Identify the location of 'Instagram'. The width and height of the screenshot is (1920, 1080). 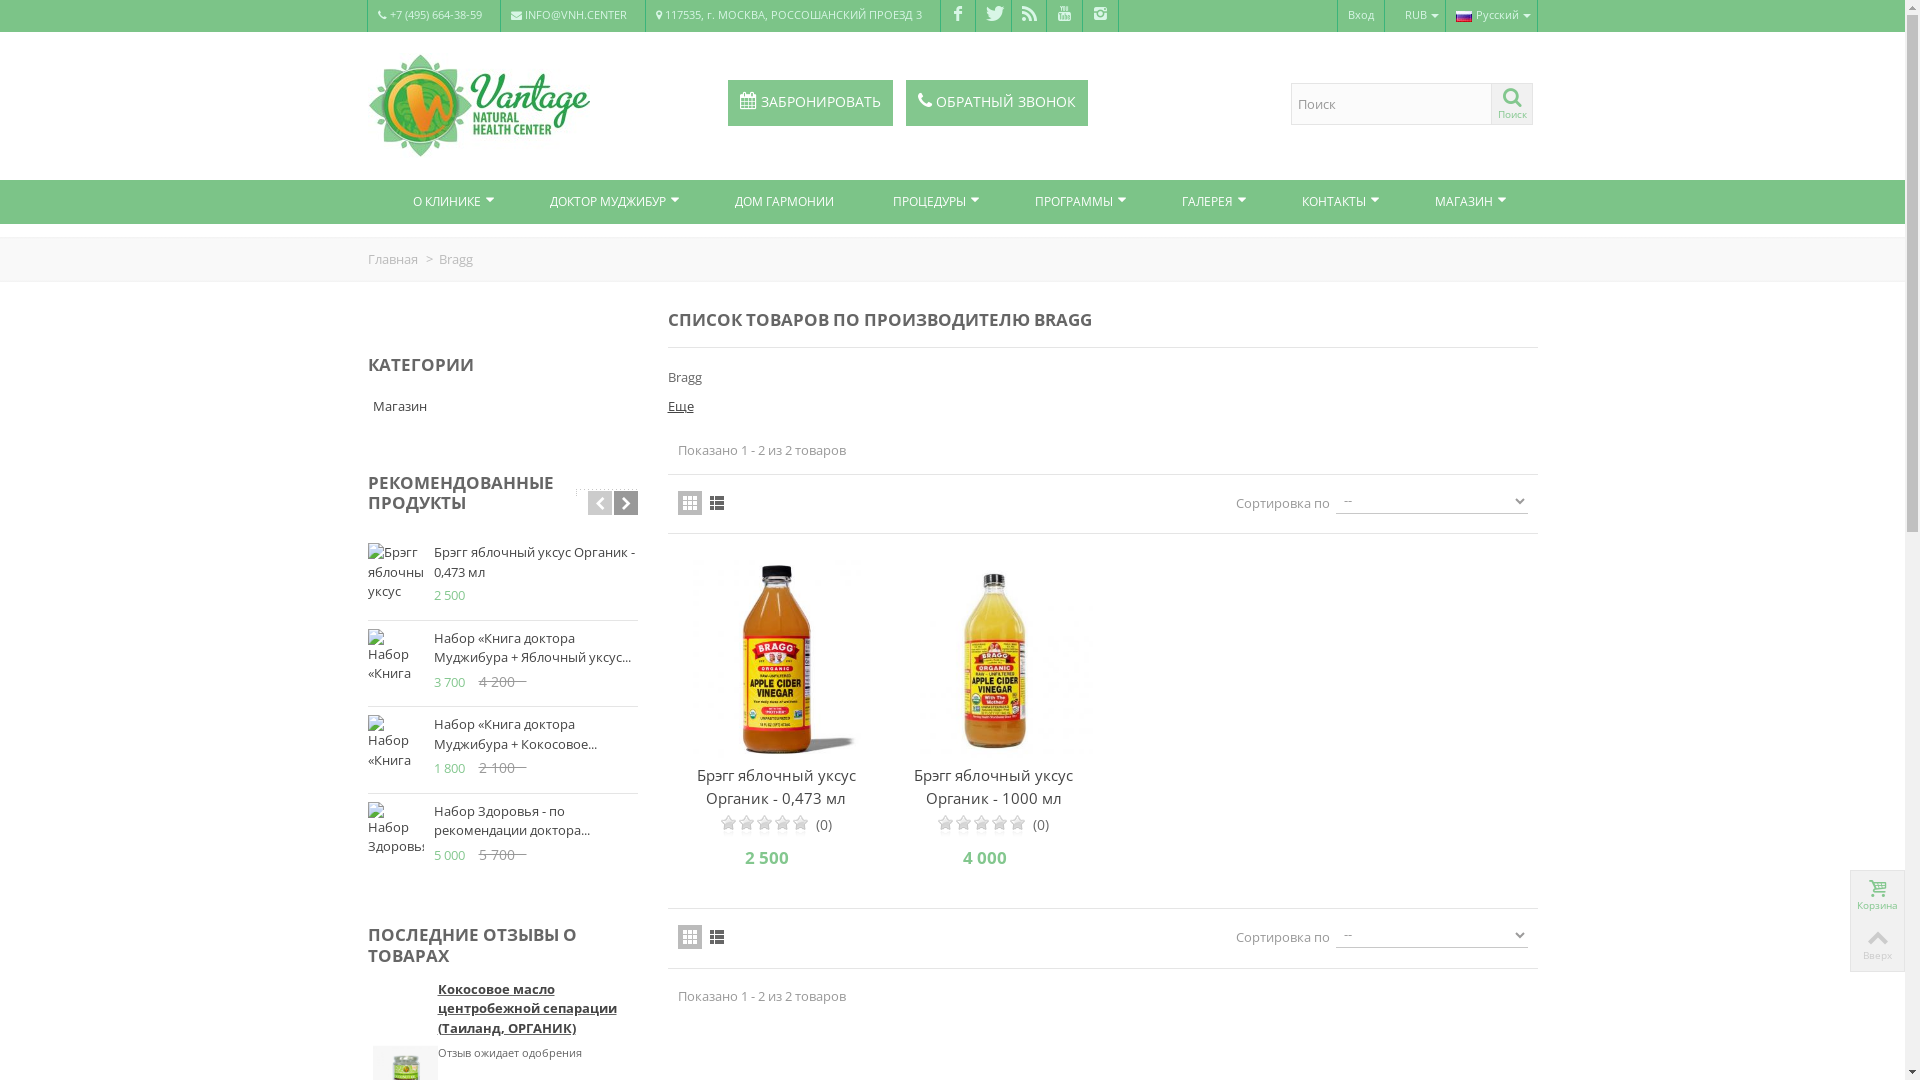
(1080, 15).